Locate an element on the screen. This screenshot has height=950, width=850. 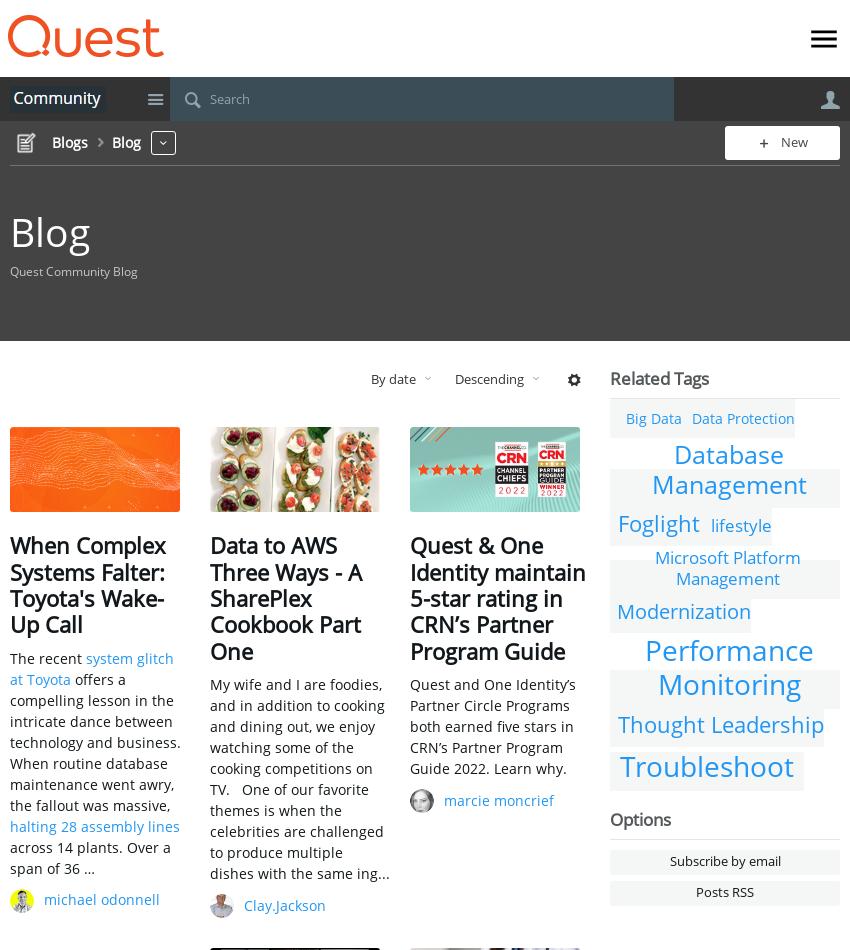
'By date' is located at coordinates (369, 378).